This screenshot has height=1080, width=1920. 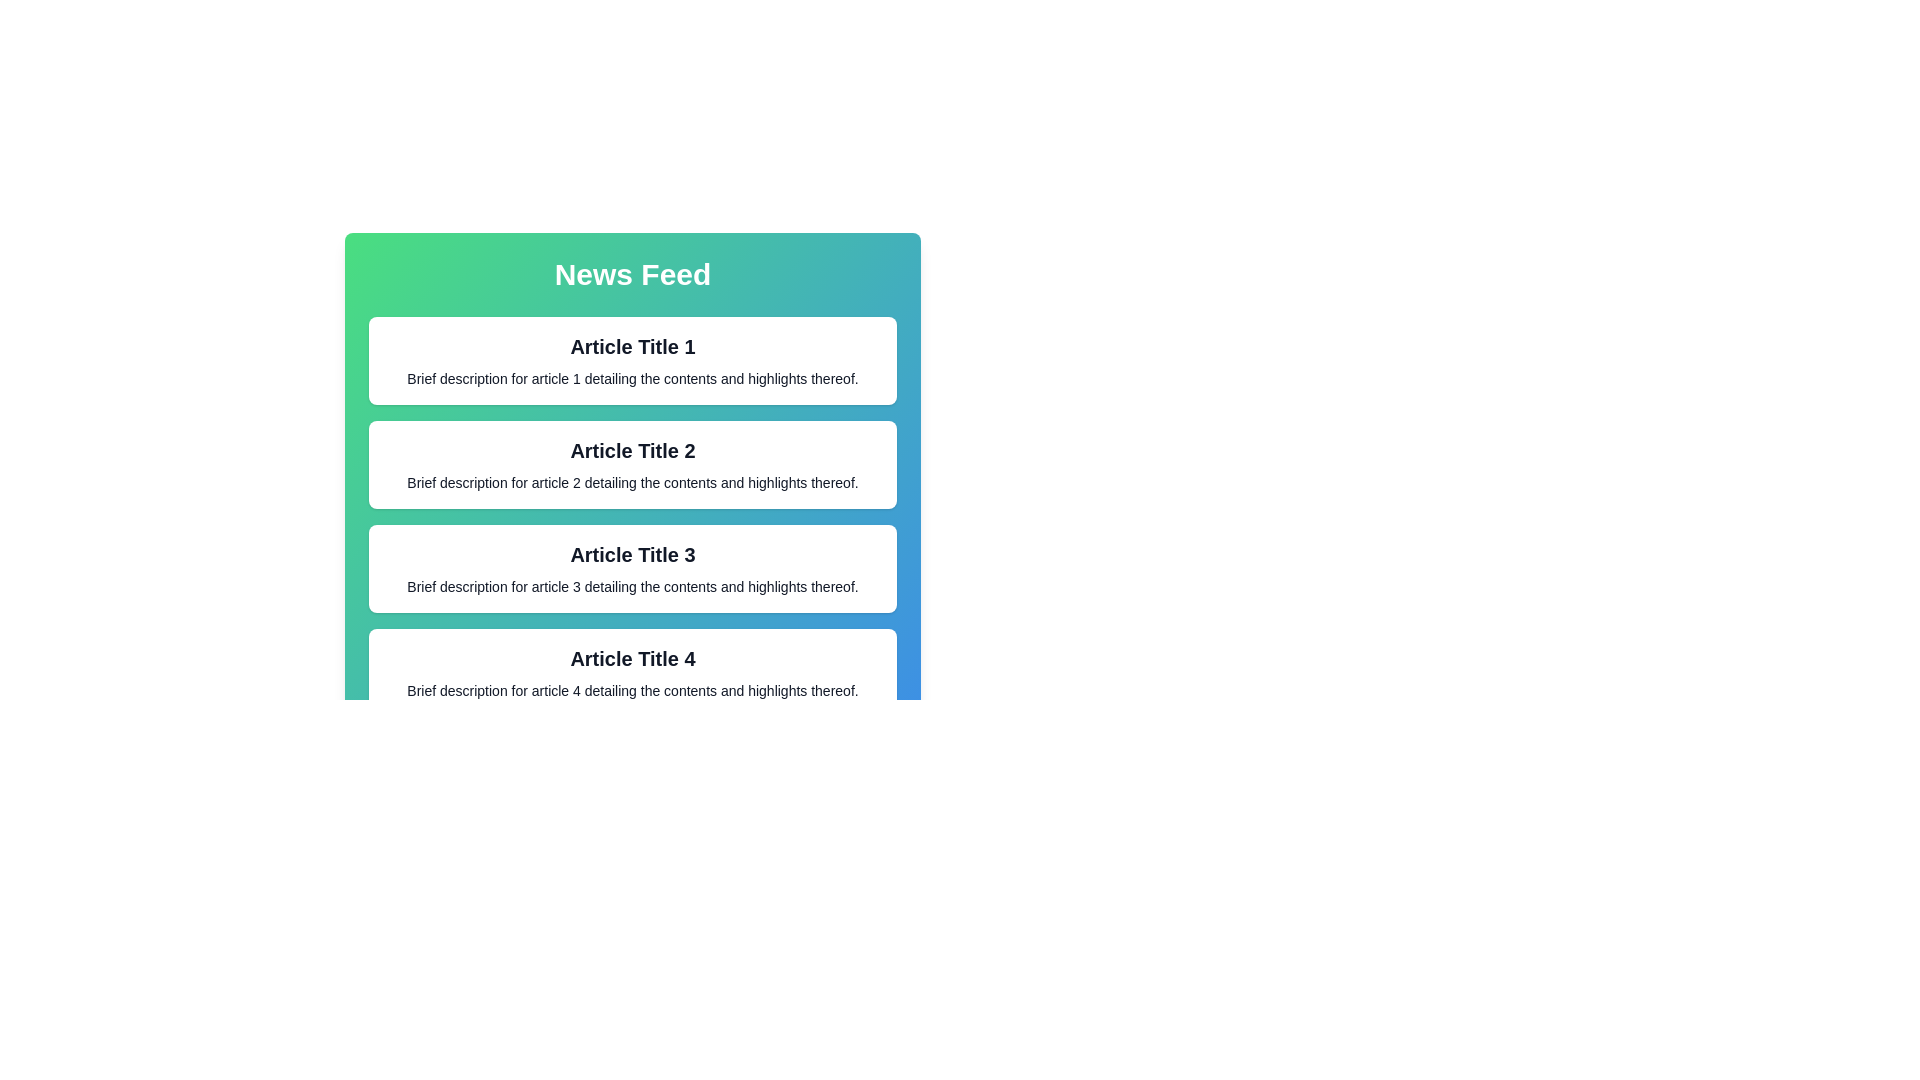 What do you see at coordinates (632, 689) in the screenshot?
I see `text block displaying 'Brief description for article 4 detailing the contents and highlights thereof.' located under 'Article Title 4' in the fourth item of the vertically stacked list` at bounding box center [632, 689].